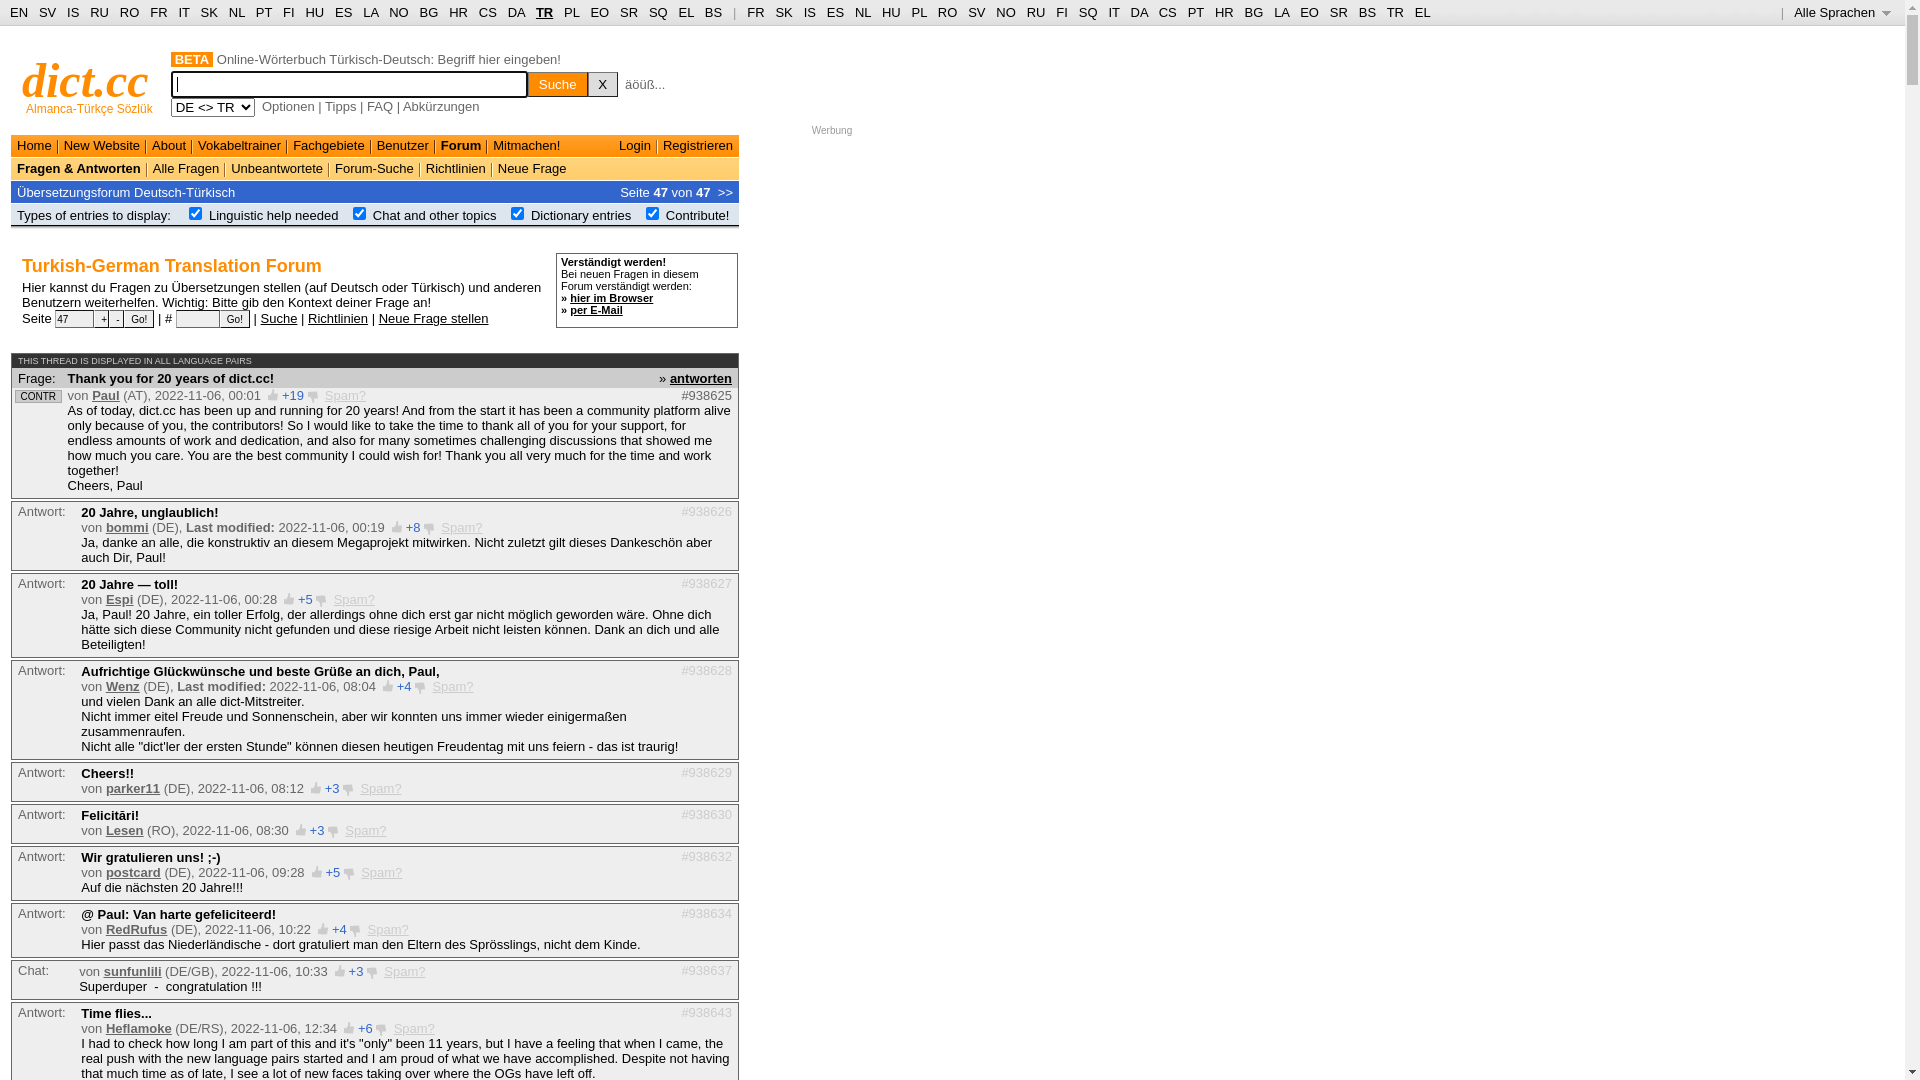  I want to click on 'DA', so click(516, 12).